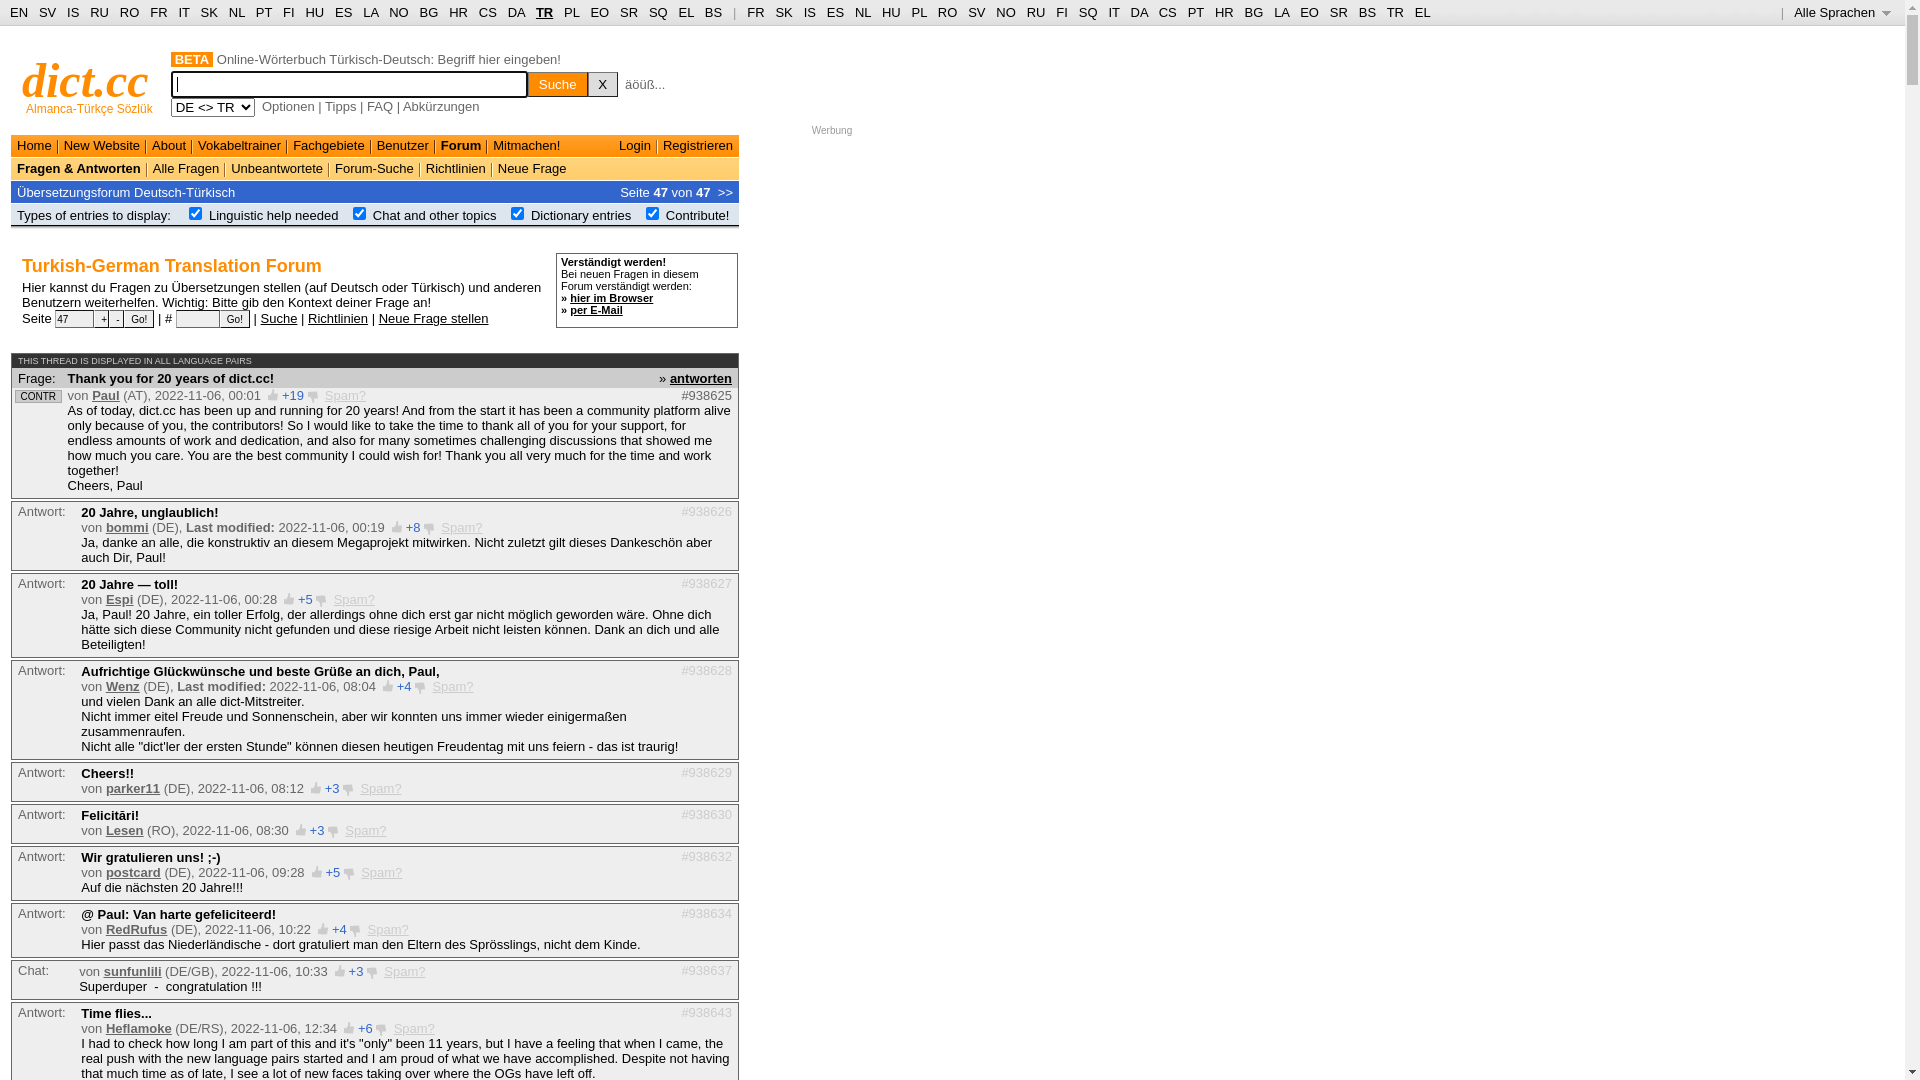  I want to click on 'DA', so click(516, 12).